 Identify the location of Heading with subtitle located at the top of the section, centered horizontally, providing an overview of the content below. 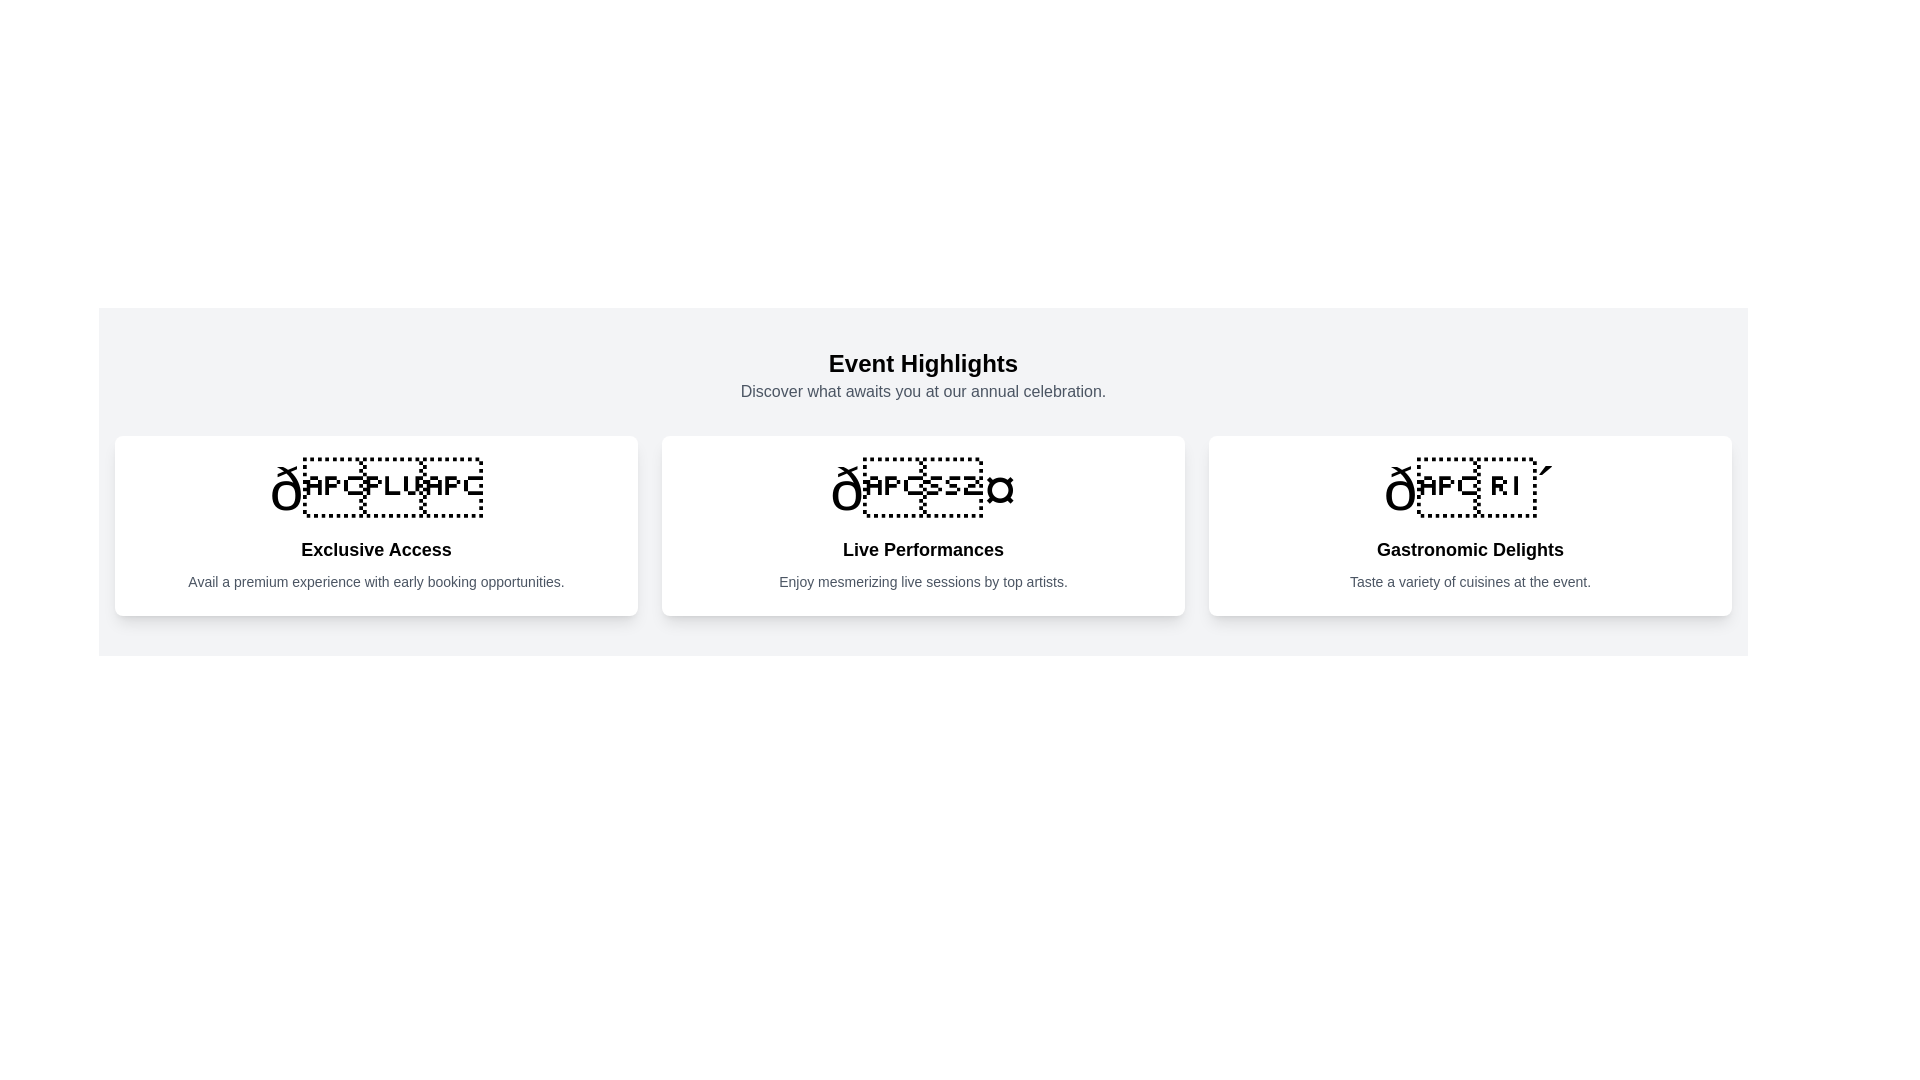
(922, 375).